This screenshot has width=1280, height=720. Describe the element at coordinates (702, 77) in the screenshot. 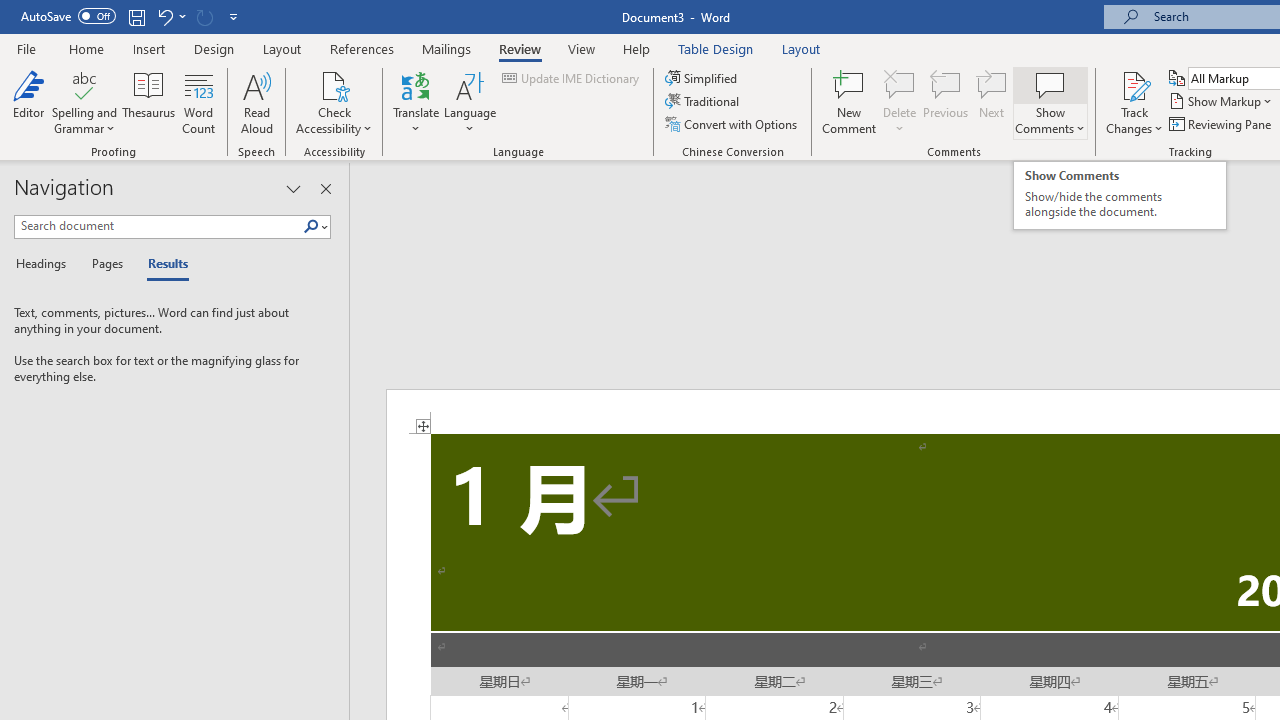

I see `'Simplified'` at that location.